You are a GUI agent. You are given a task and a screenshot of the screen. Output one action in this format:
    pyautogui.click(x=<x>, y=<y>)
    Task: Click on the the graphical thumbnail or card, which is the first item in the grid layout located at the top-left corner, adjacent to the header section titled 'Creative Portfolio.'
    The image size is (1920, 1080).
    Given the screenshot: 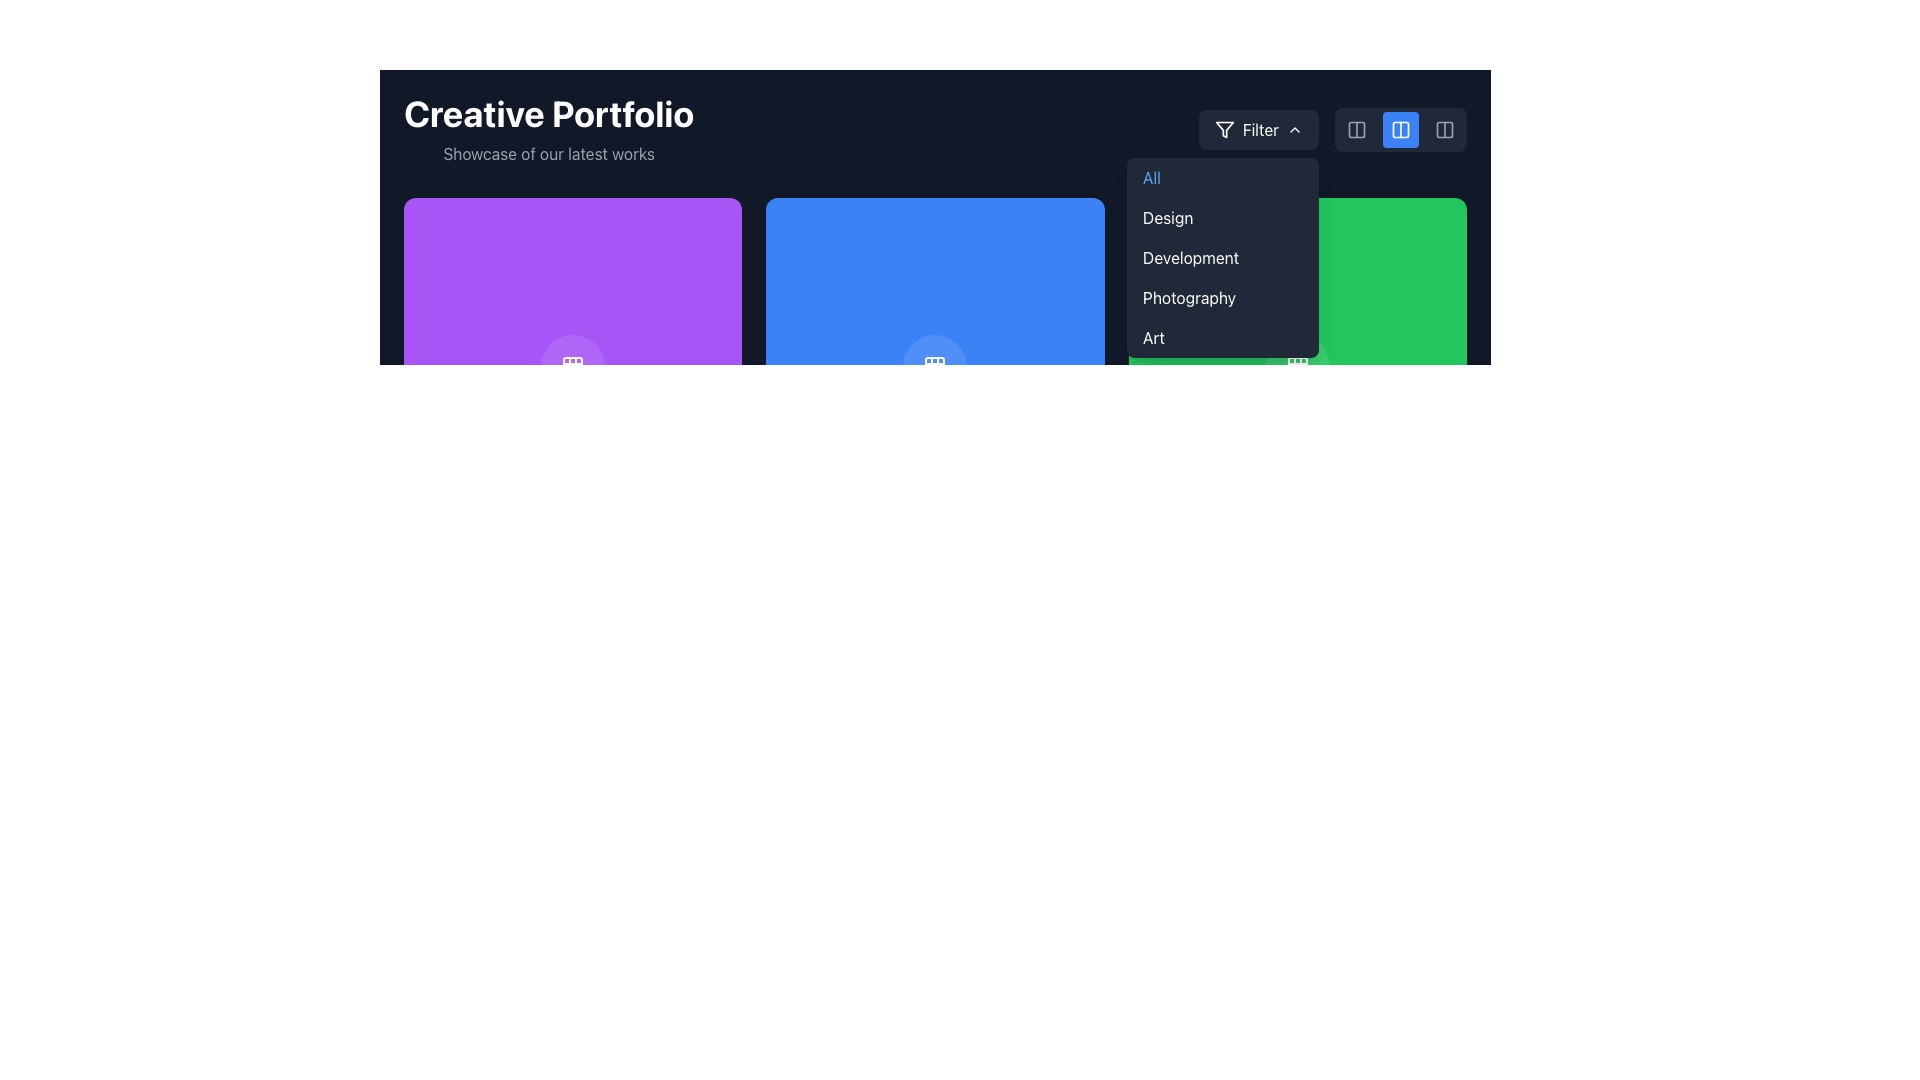 What is the action you would take?
    pyautogui.click(x=572, y=367)
    